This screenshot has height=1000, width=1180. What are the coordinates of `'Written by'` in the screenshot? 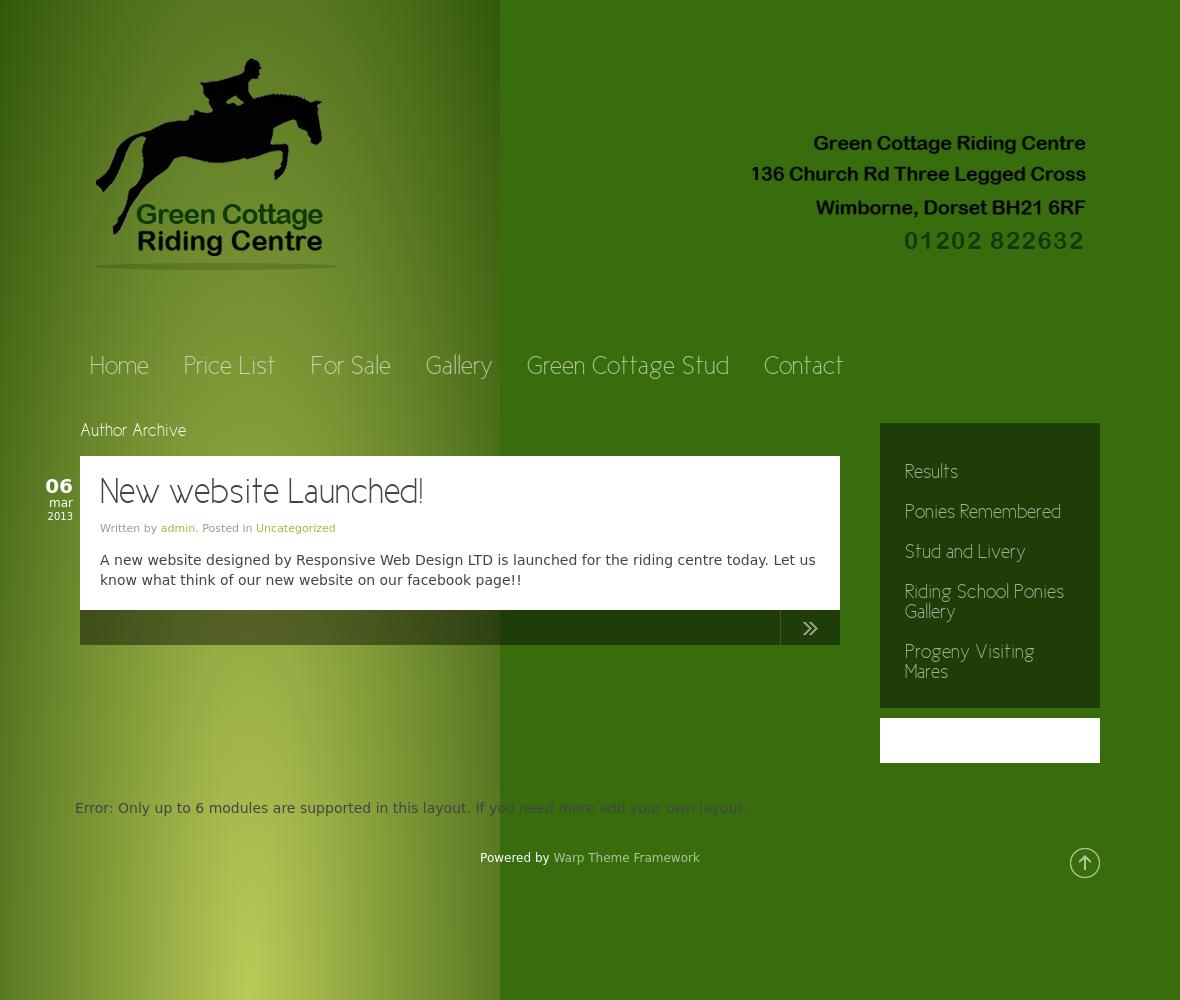 It's located at (129, 528).